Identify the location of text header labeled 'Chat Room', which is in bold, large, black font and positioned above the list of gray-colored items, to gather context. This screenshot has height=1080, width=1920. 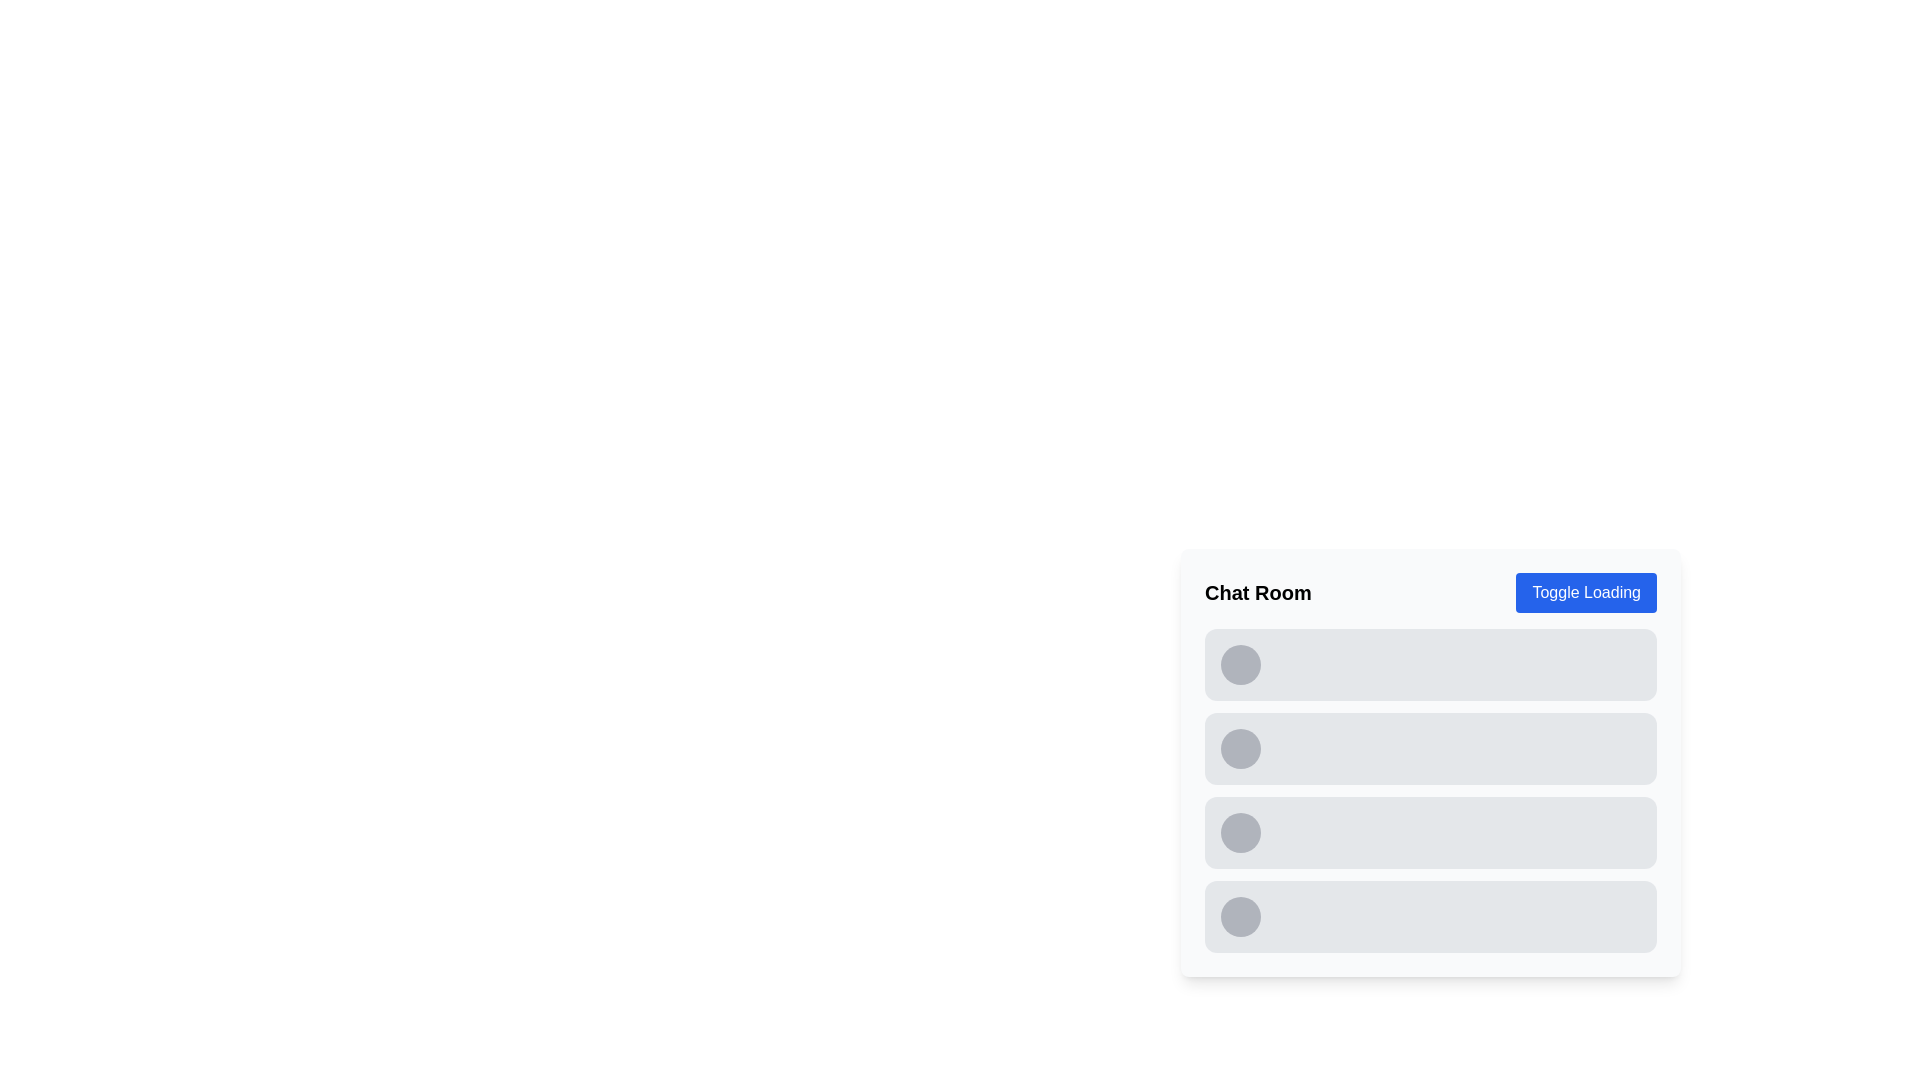
(1257, 592).